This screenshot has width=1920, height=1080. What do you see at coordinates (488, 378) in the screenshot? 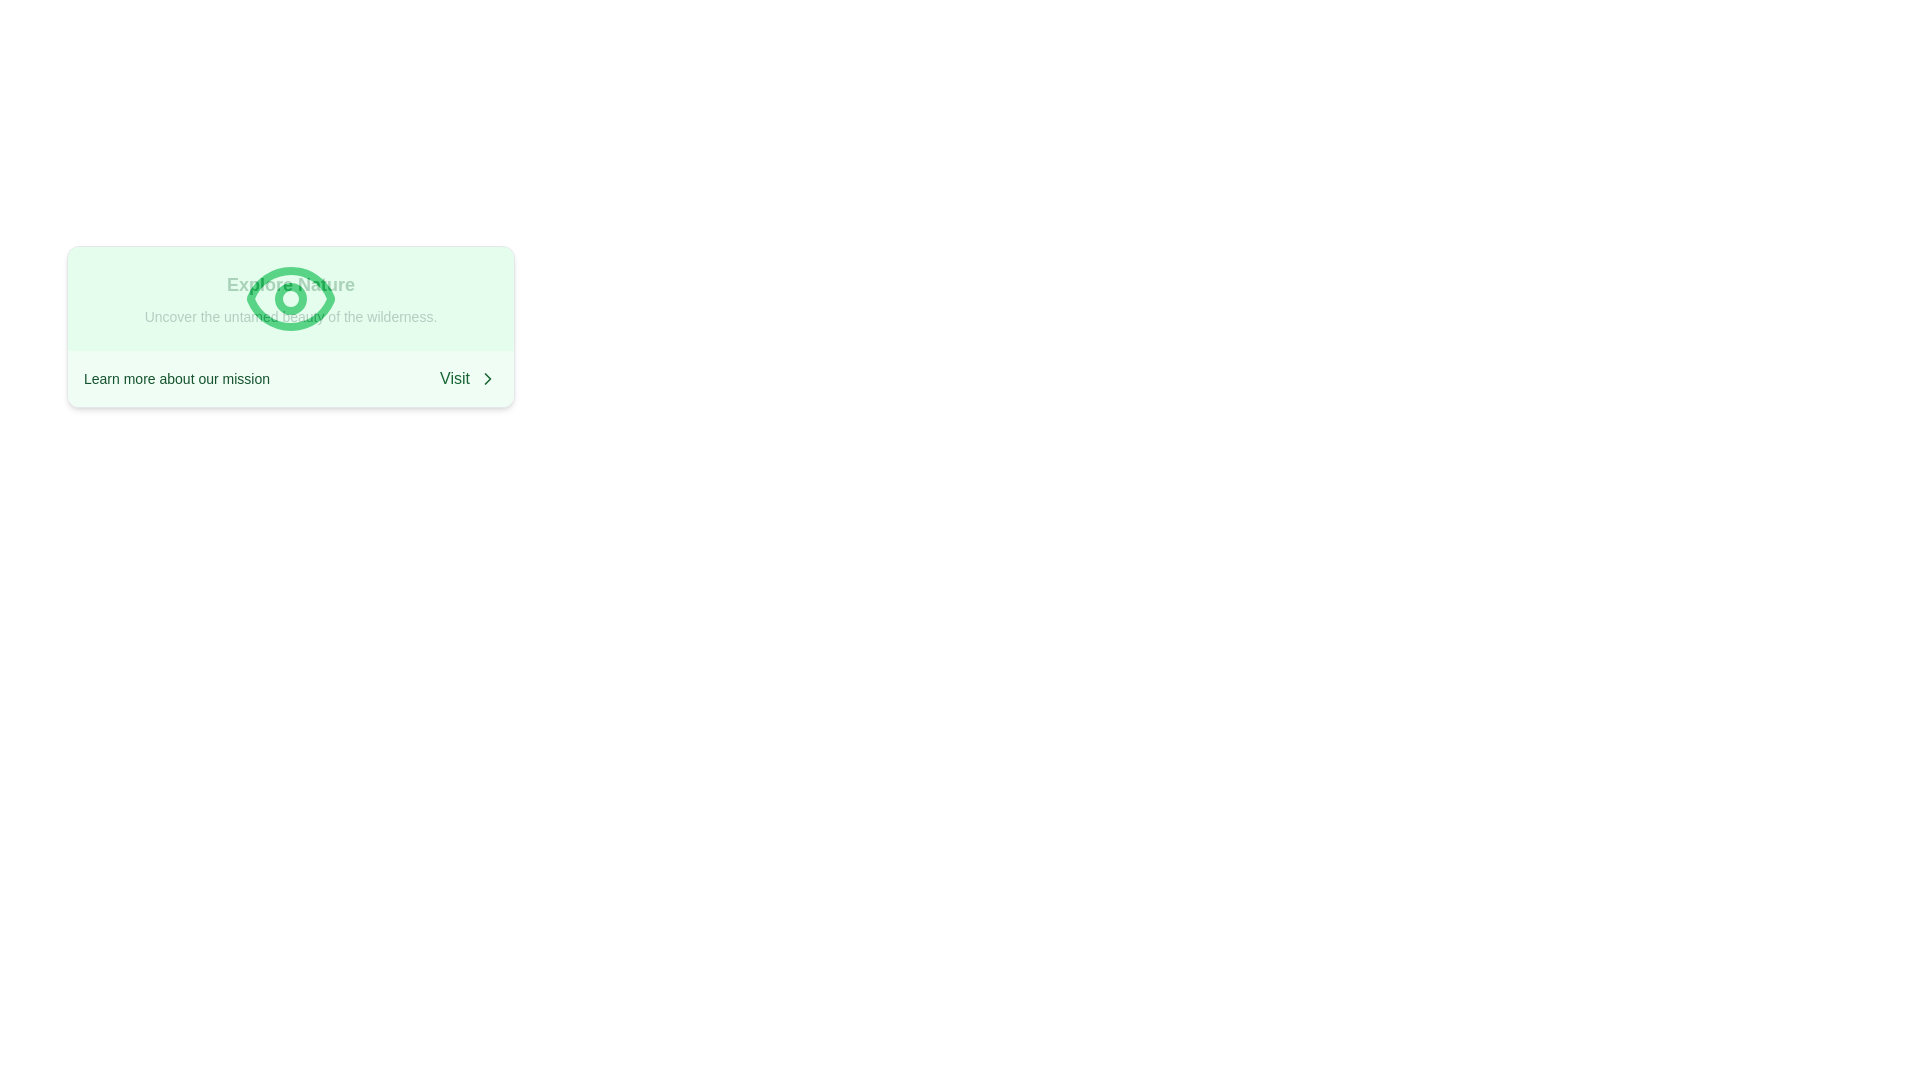
I see `the interactive icon located at the far-right side next to the 'Visit' text in the bottom-right corner of the rectangular information card` at bounding box center [488, 378].